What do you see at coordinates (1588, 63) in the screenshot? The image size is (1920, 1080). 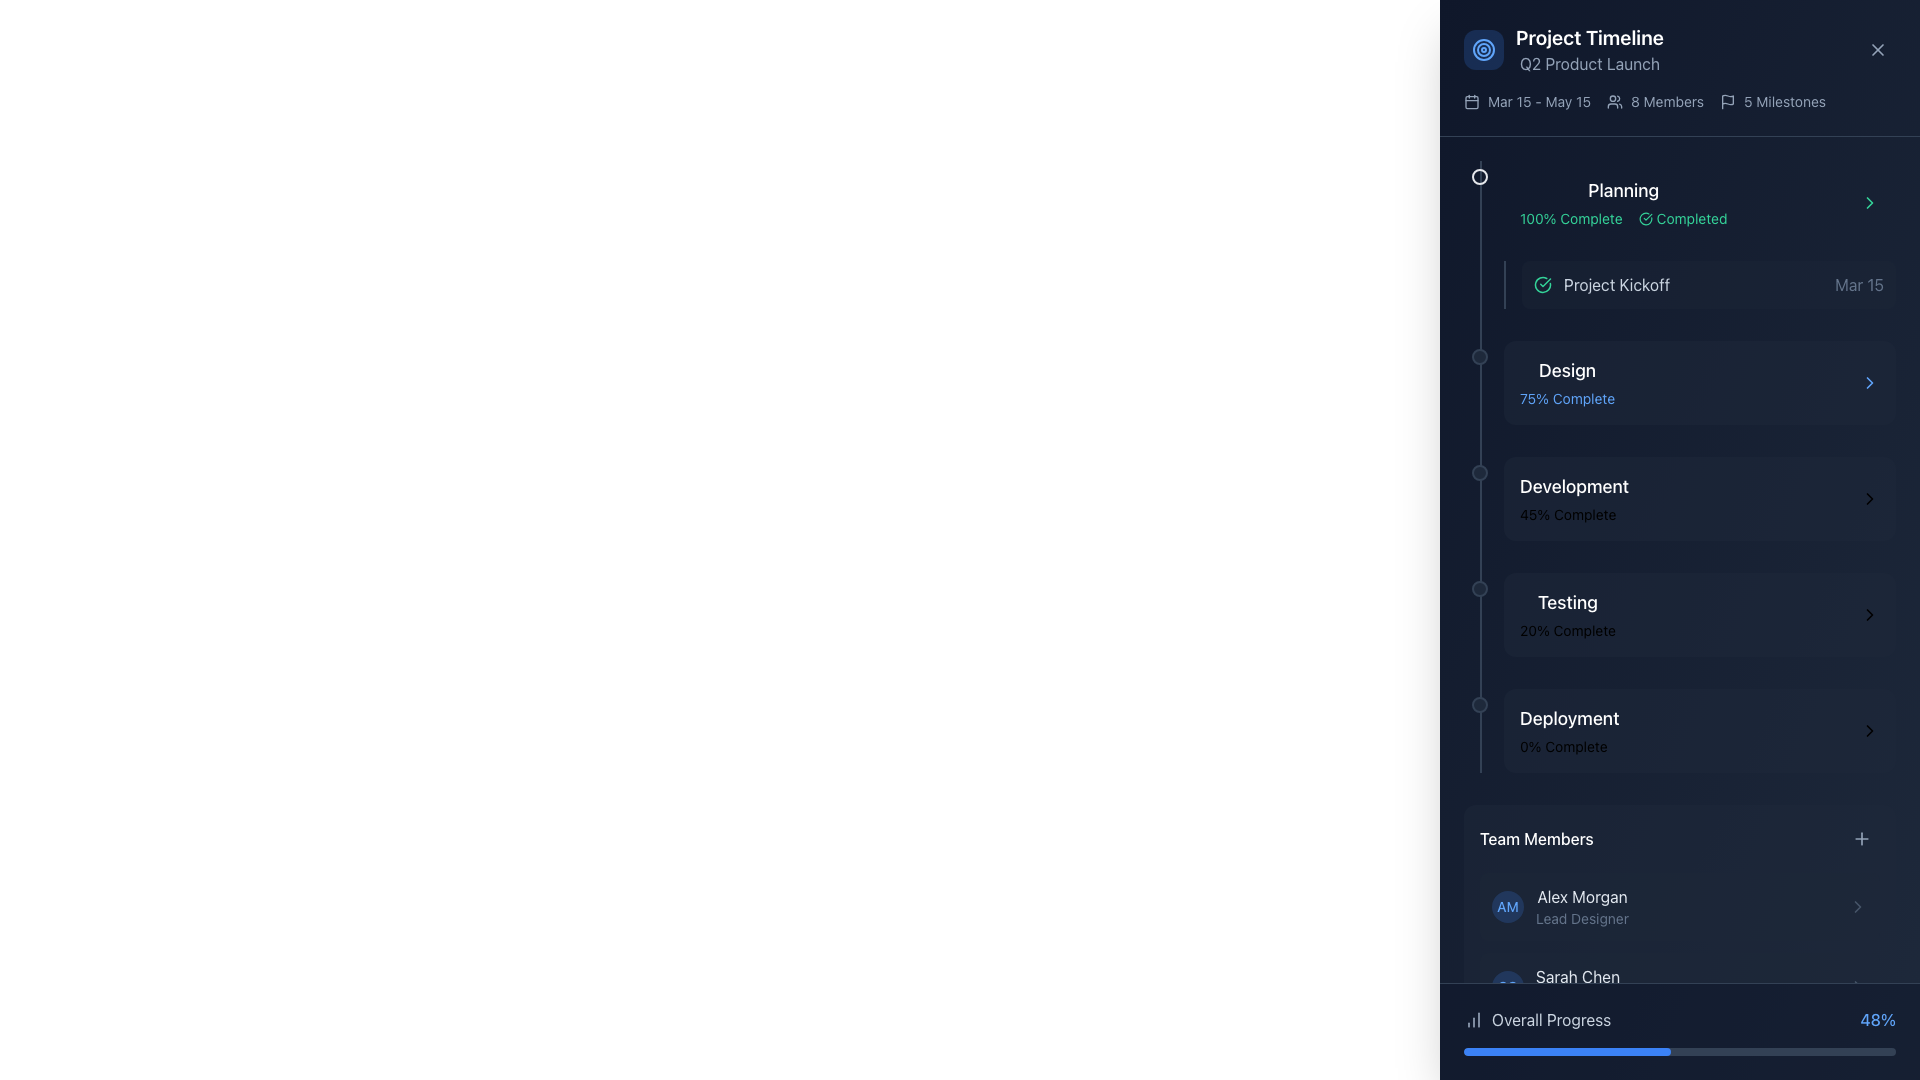 I see `the label displaying 'Q2 Product Launch' which is styled in gray and located in the header section below 'Project Timeline'` at bounding box center [1588, 63].